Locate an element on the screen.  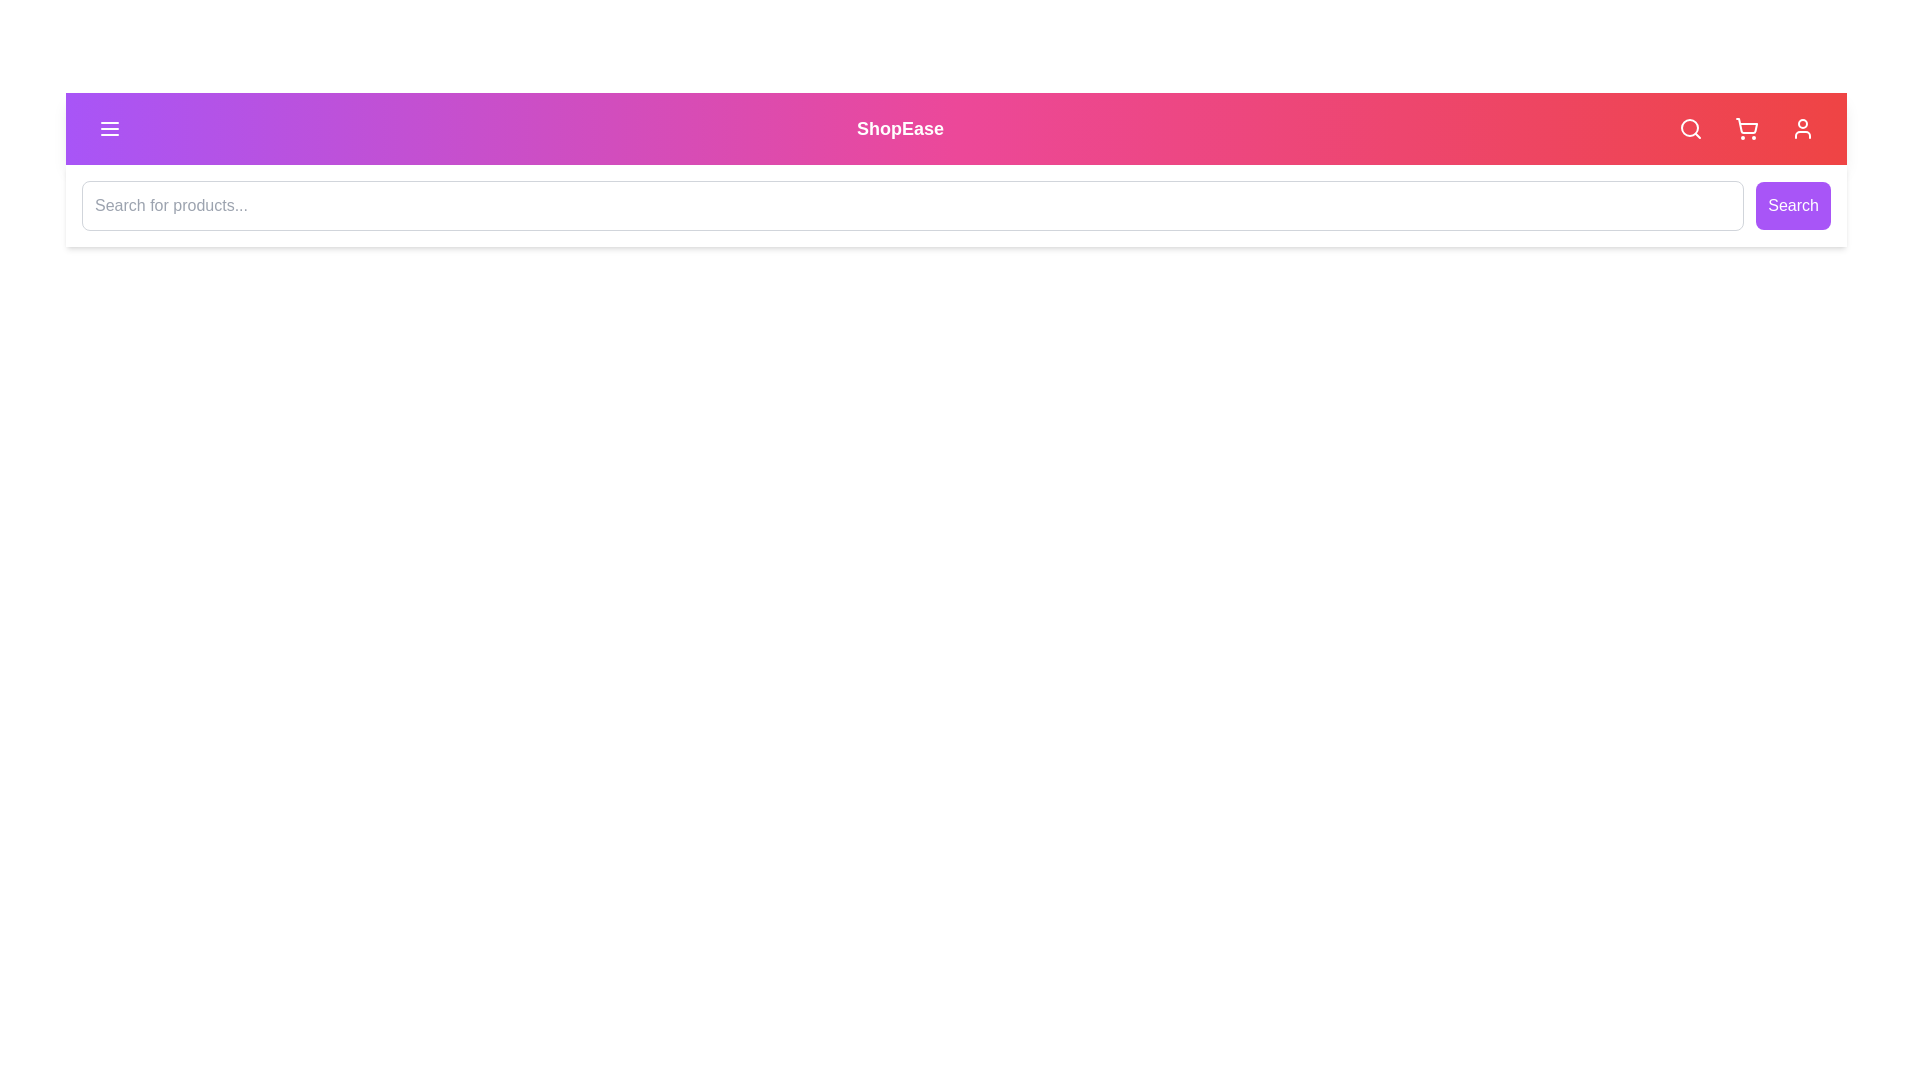
the search toggle button to hide the search bar is located at coordinates (1689, 128).